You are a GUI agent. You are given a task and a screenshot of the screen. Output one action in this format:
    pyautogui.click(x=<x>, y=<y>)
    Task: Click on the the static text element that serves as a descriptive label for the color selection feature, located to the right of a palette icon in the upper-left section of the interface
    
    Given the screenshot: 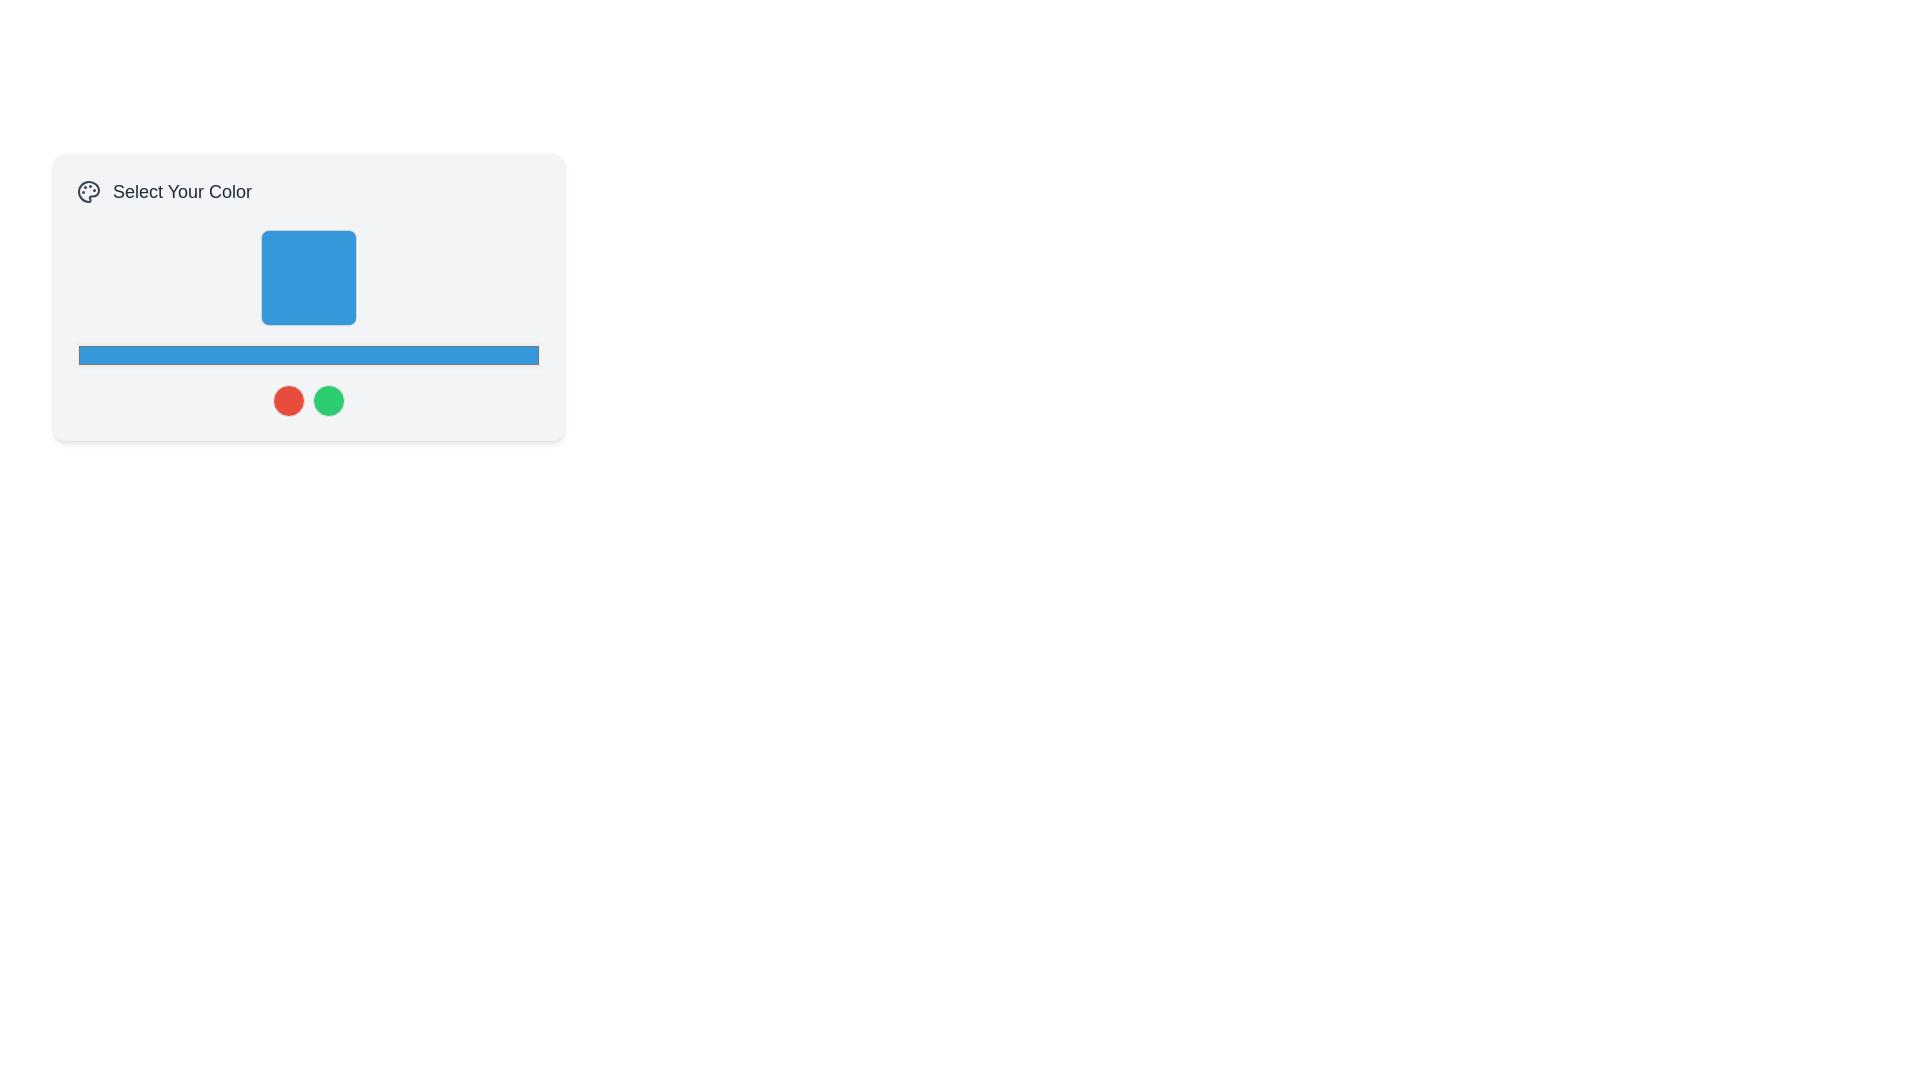 What is the action you would take?
    pyautogui.click(x=182, y=192)
    